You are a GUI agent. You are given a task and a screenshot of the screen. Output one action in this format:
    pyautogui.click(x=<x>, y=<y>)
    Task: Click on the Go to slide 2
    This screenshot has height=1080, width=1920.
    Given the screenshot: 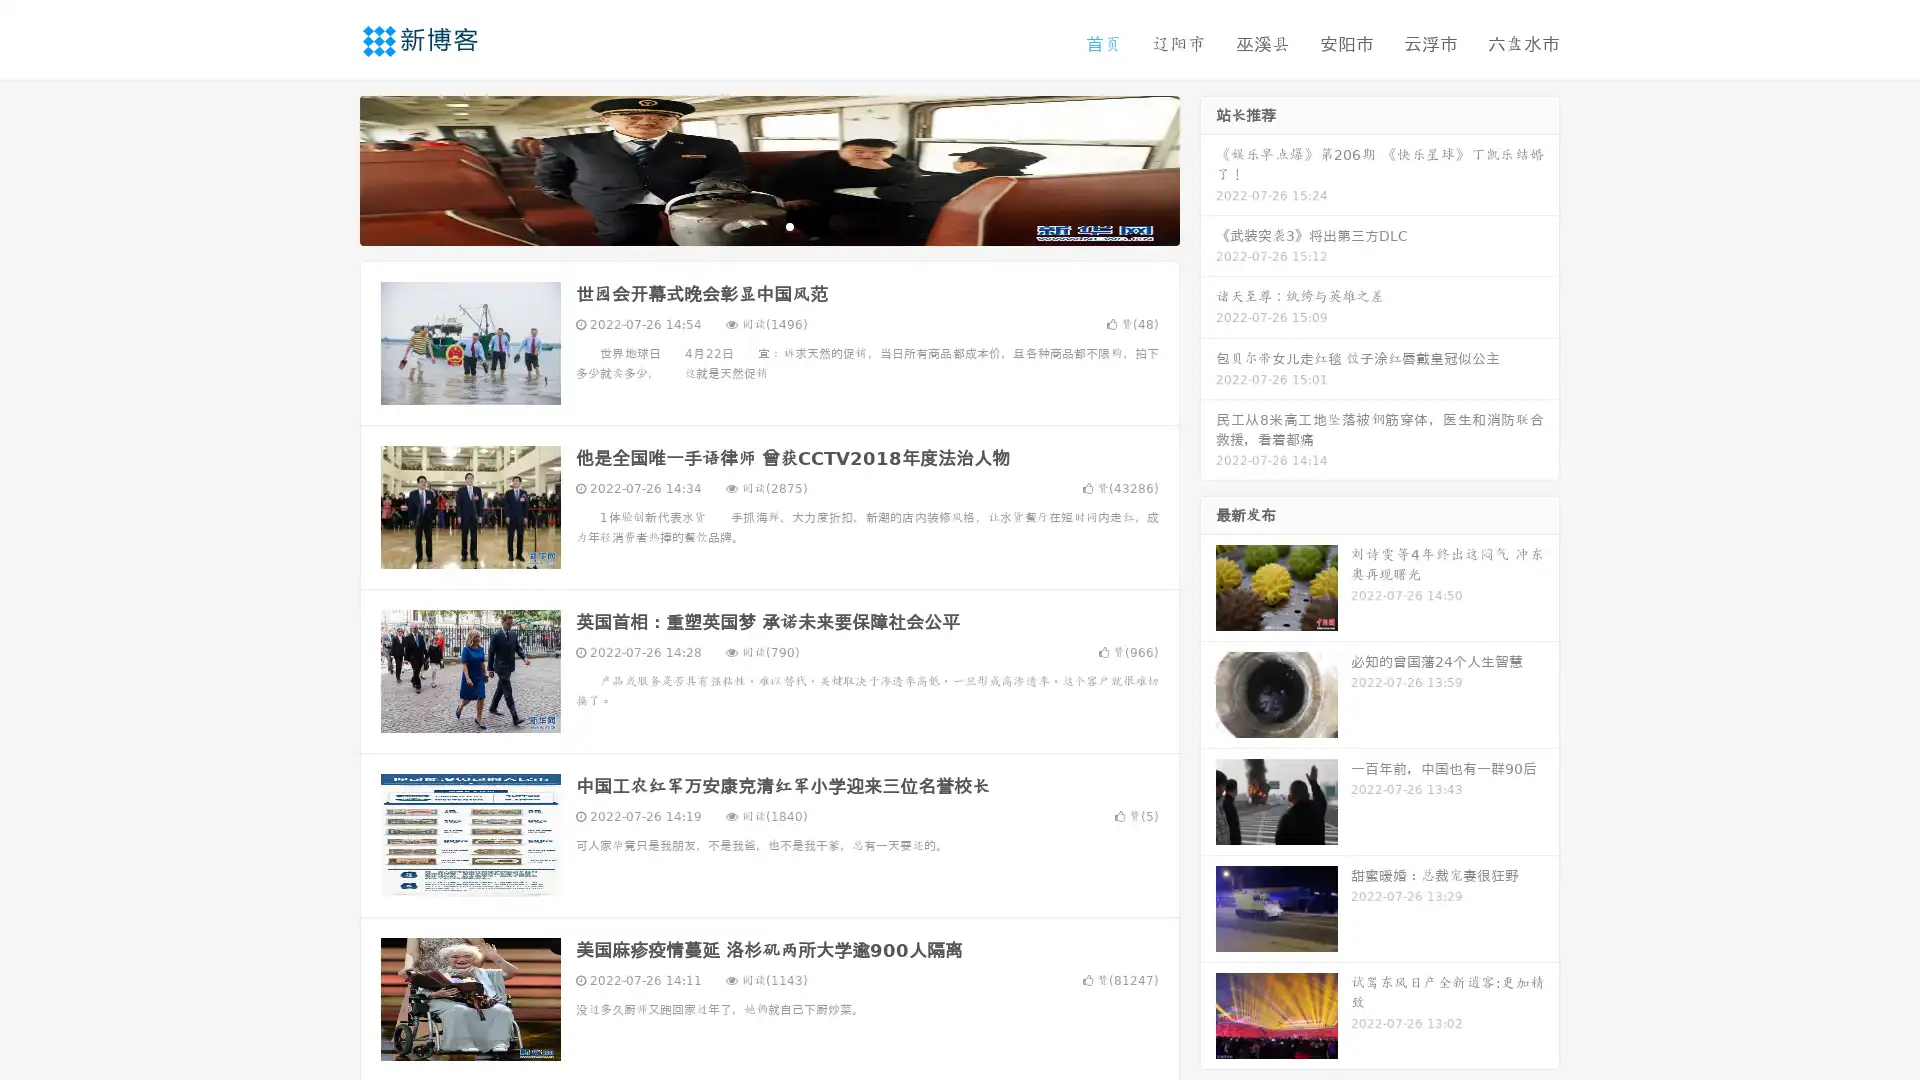 What is the action you would take?
    pyautogui.click(x=768, y=225)
    